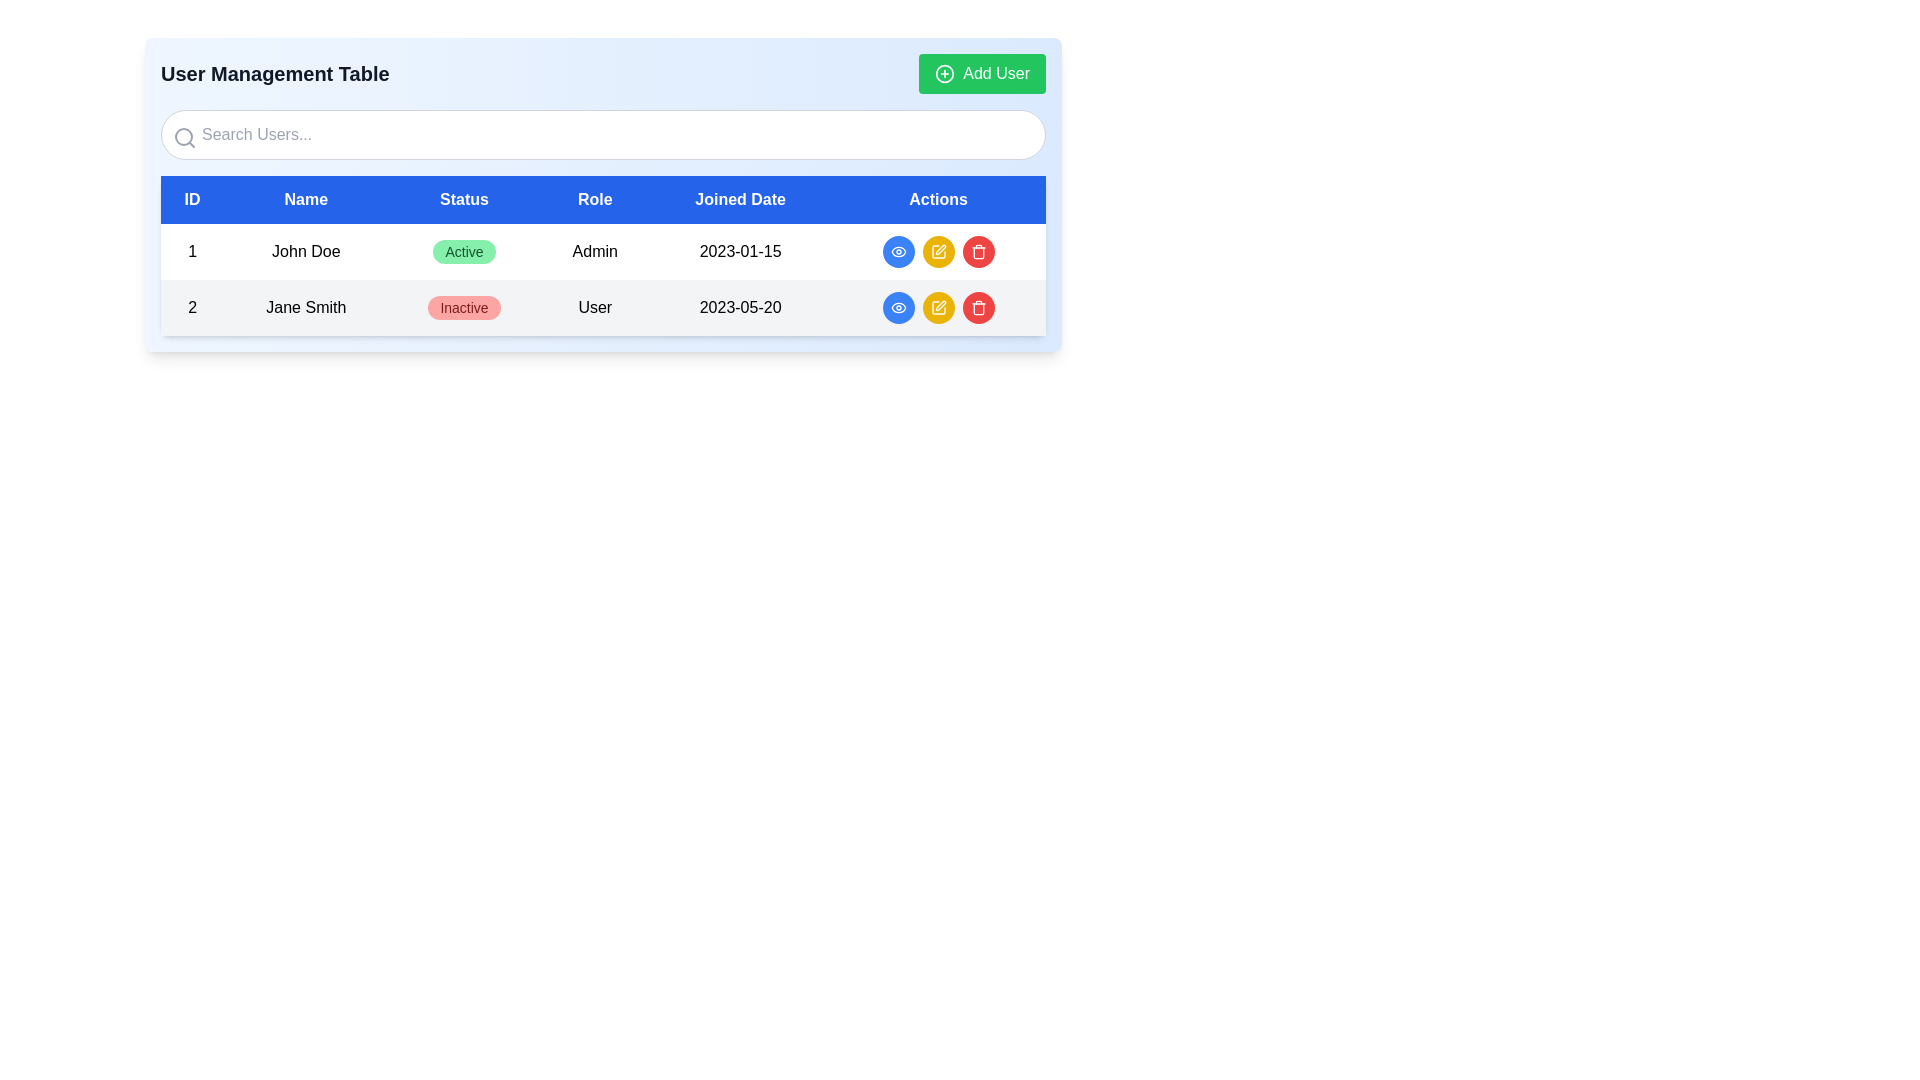 The image size is (1920, 1080). I want to click on the text label with a blue background and white text displaying 'Role', located in the fourth position of a table header row, so click(594, 200).